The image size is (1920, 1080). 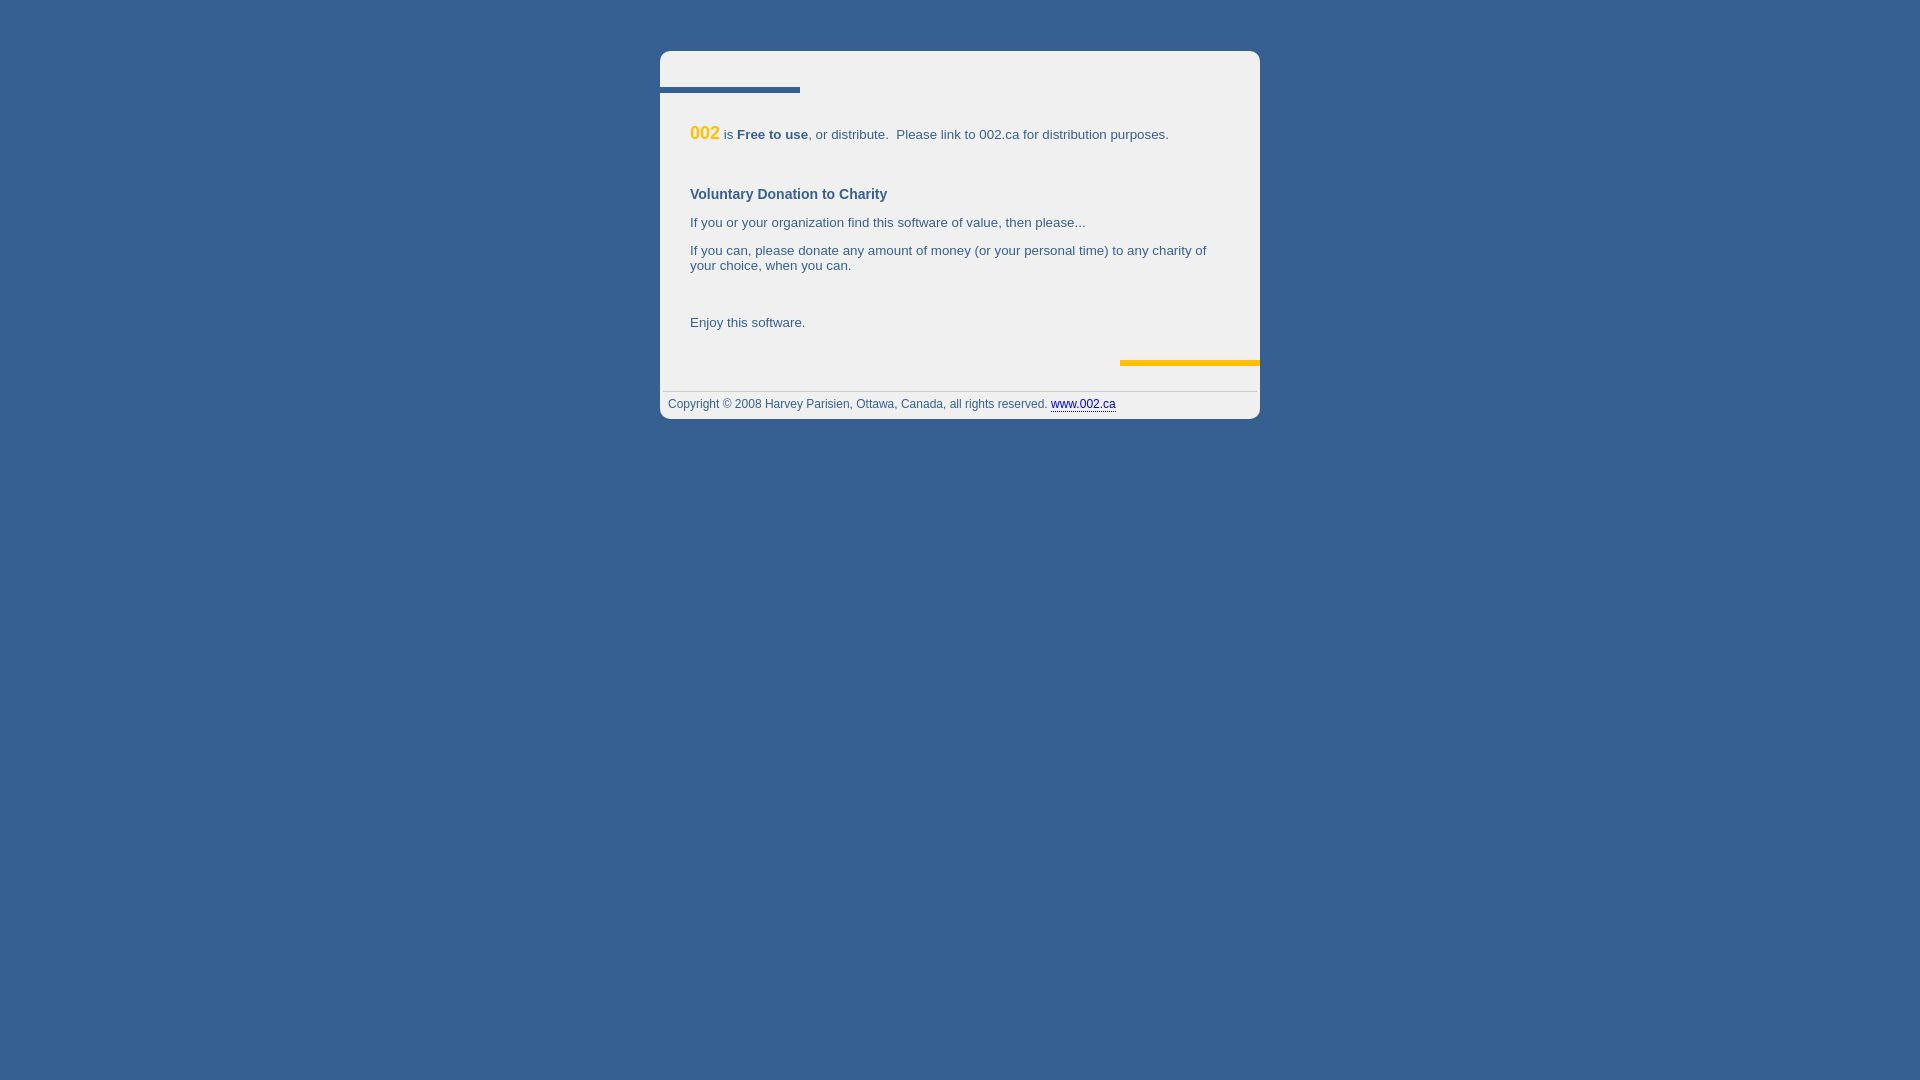 What do you see at coordinates (1082, 404) in the screenshot?
I see `'www.002.ca'` at bounding box center [1082, 404].